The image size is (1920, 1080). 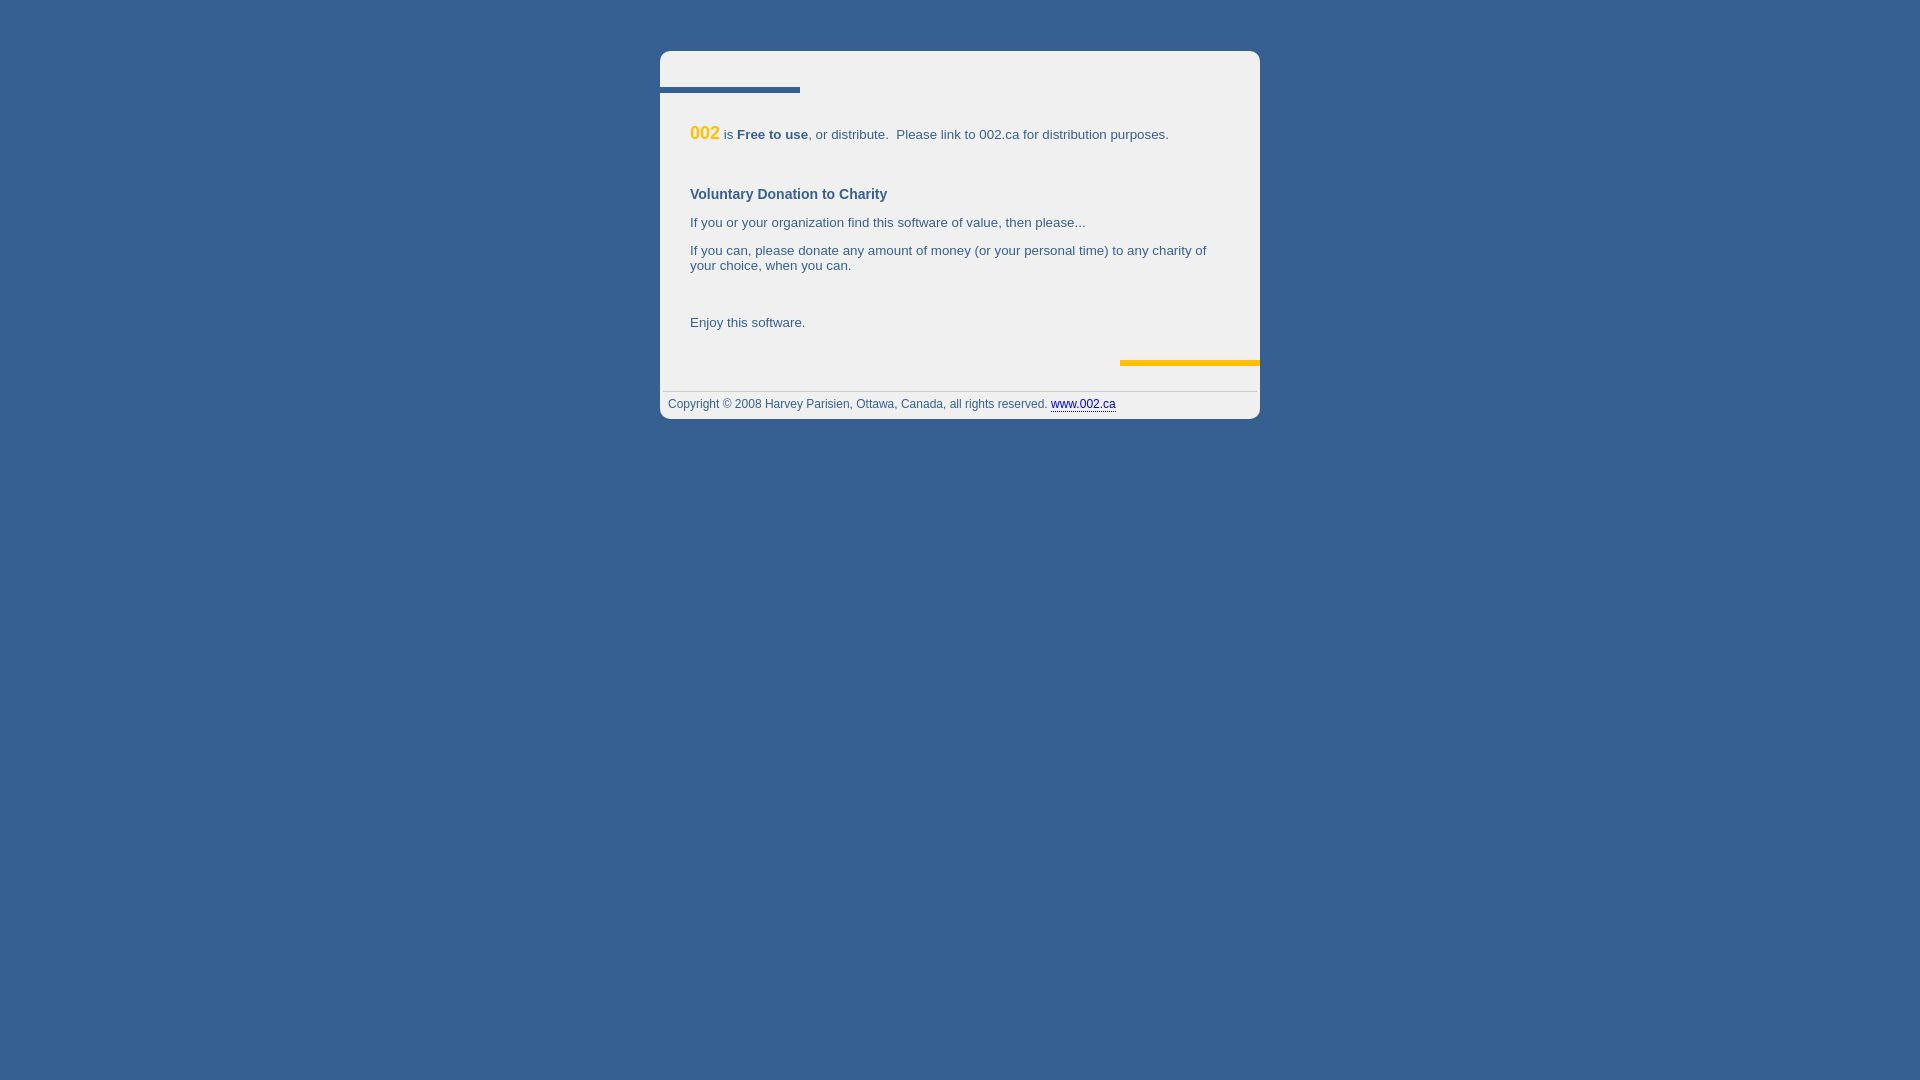 What do you see at coordinates (1082, 404) in the screenshot?
I see `'www.002.ca'` at bounding box center [1082, 404].